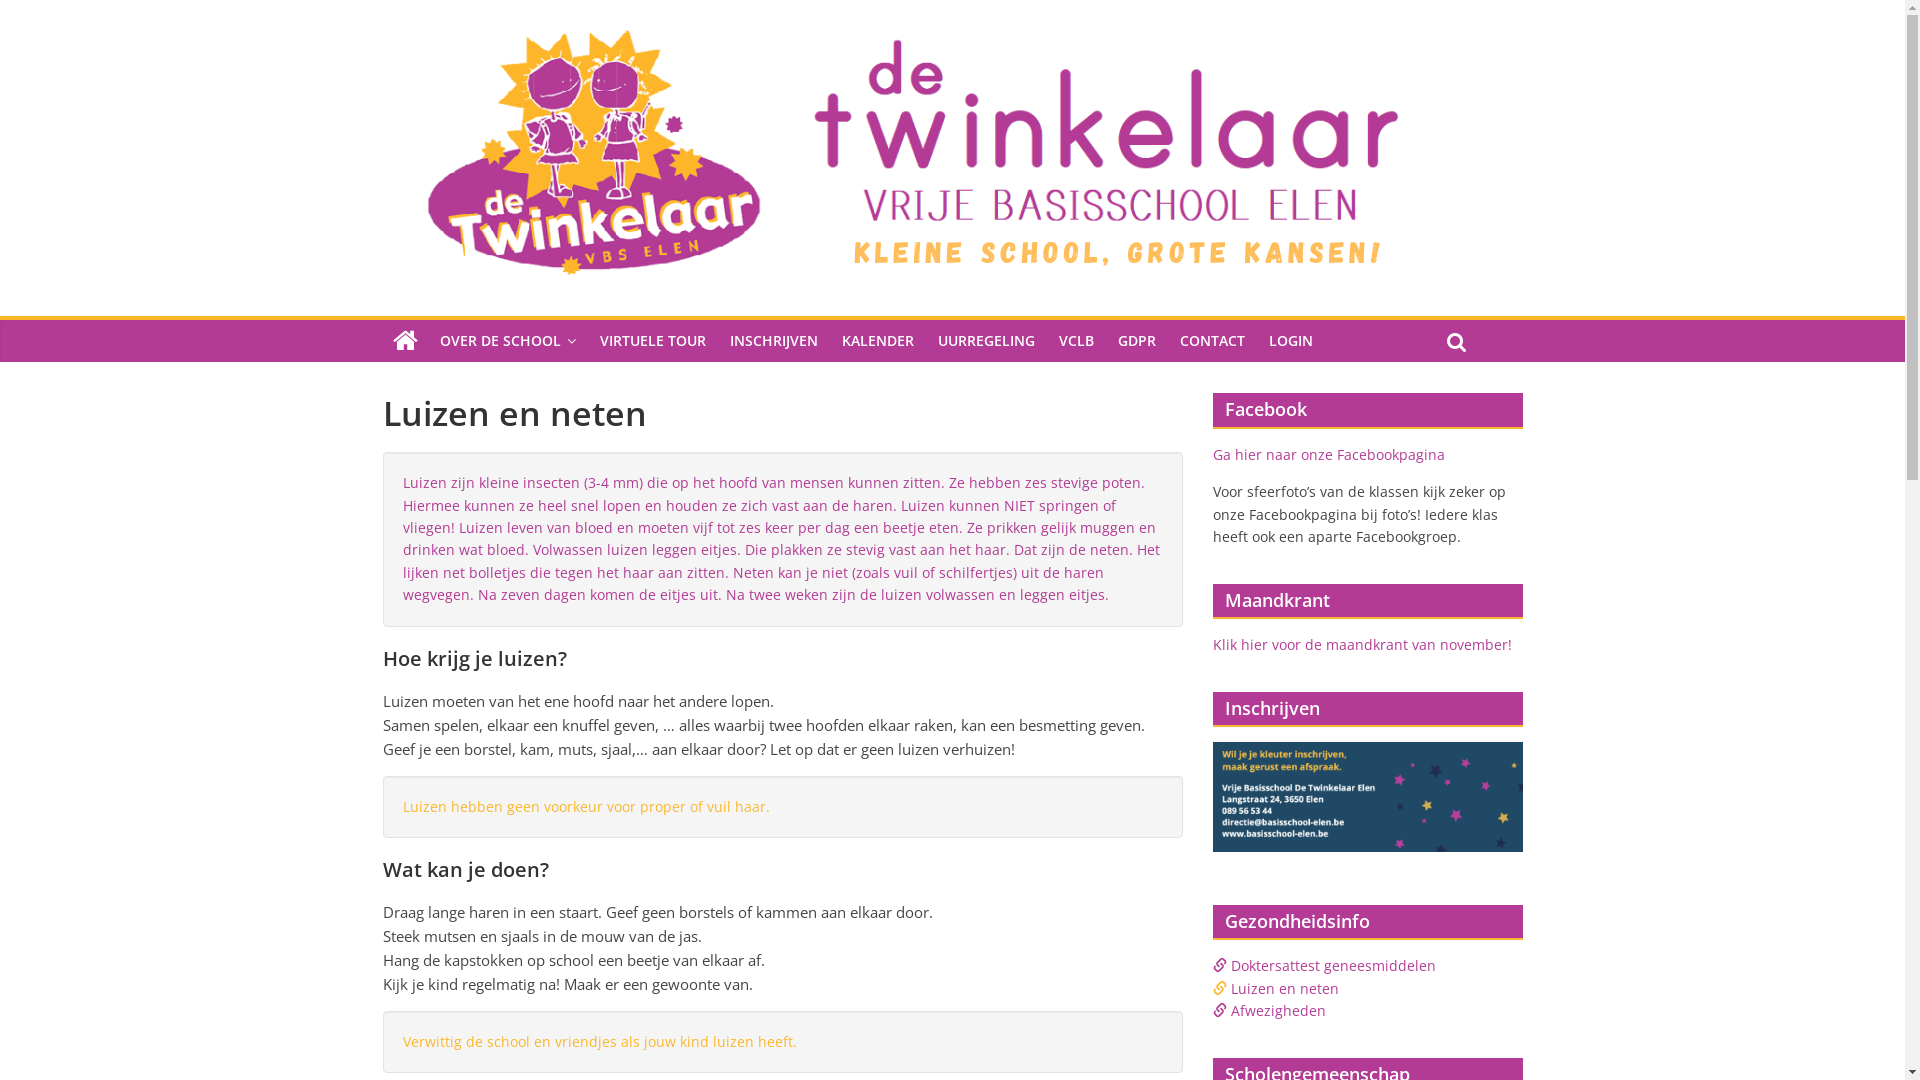 The image size is (1920, 1080). Describe the element at coordinates (1228, 964) in the screenshot. I see `'Doktersattest geneesmiddelen'` at that location.